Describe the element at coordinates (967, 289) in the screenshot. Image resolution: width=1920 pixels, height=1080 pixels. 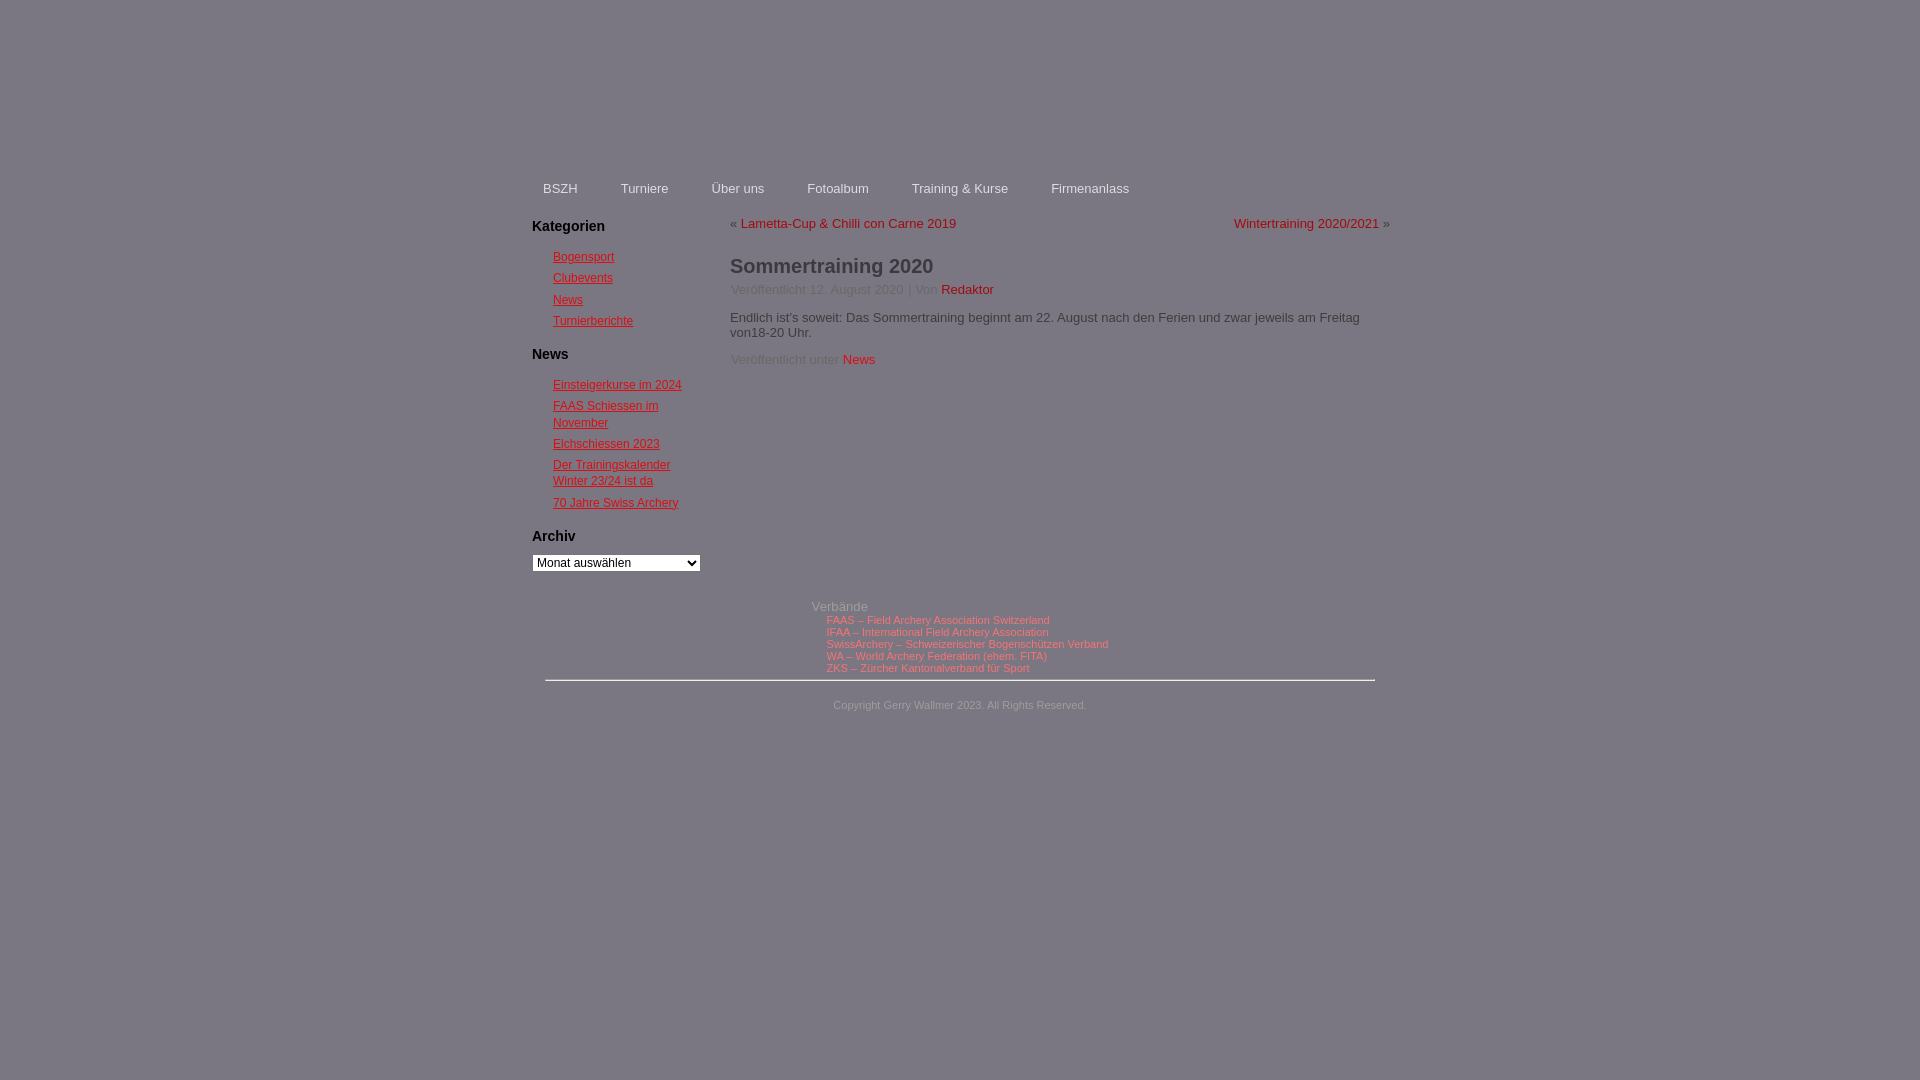
I see `'Redaktor'` at that location.